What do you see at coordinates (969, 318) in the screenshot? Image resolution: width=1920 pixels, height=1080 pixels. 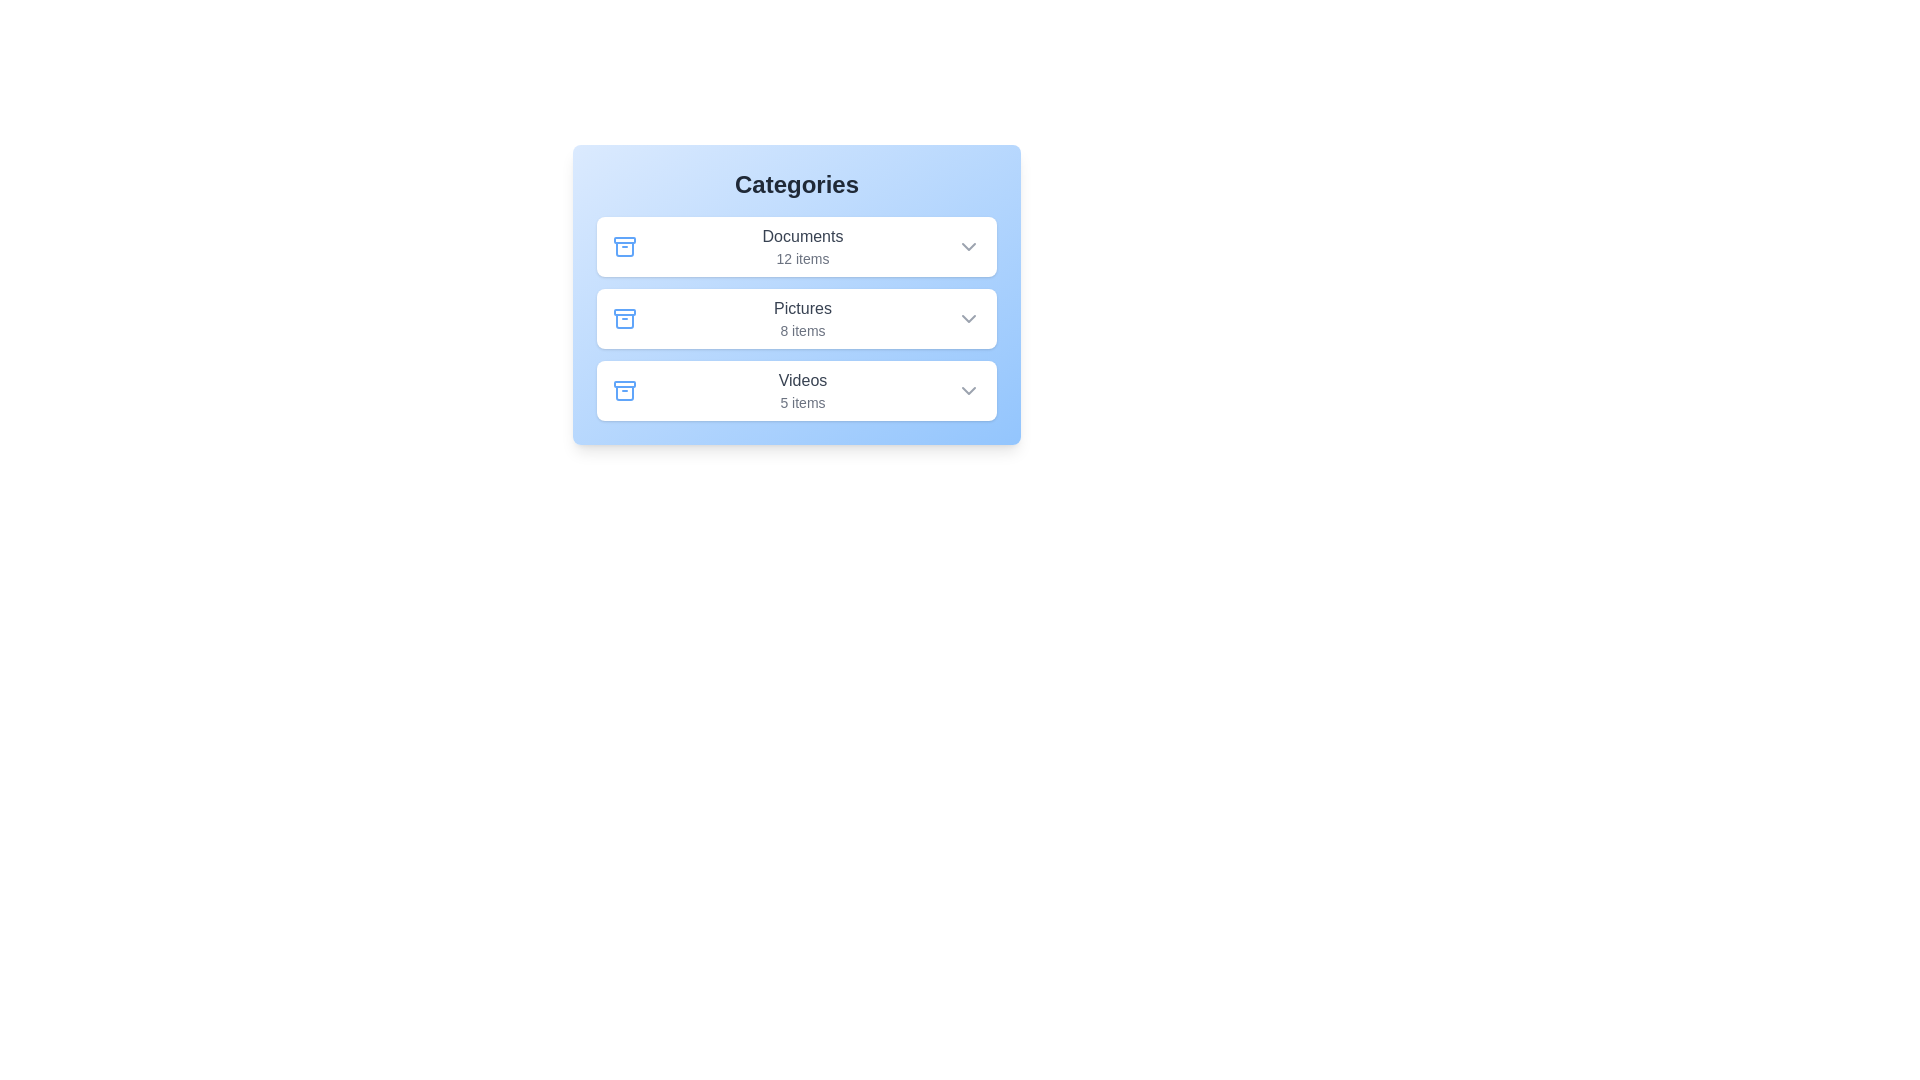 I see `the dropdown icon of the Pictures item` at bounding box center [969, 318].